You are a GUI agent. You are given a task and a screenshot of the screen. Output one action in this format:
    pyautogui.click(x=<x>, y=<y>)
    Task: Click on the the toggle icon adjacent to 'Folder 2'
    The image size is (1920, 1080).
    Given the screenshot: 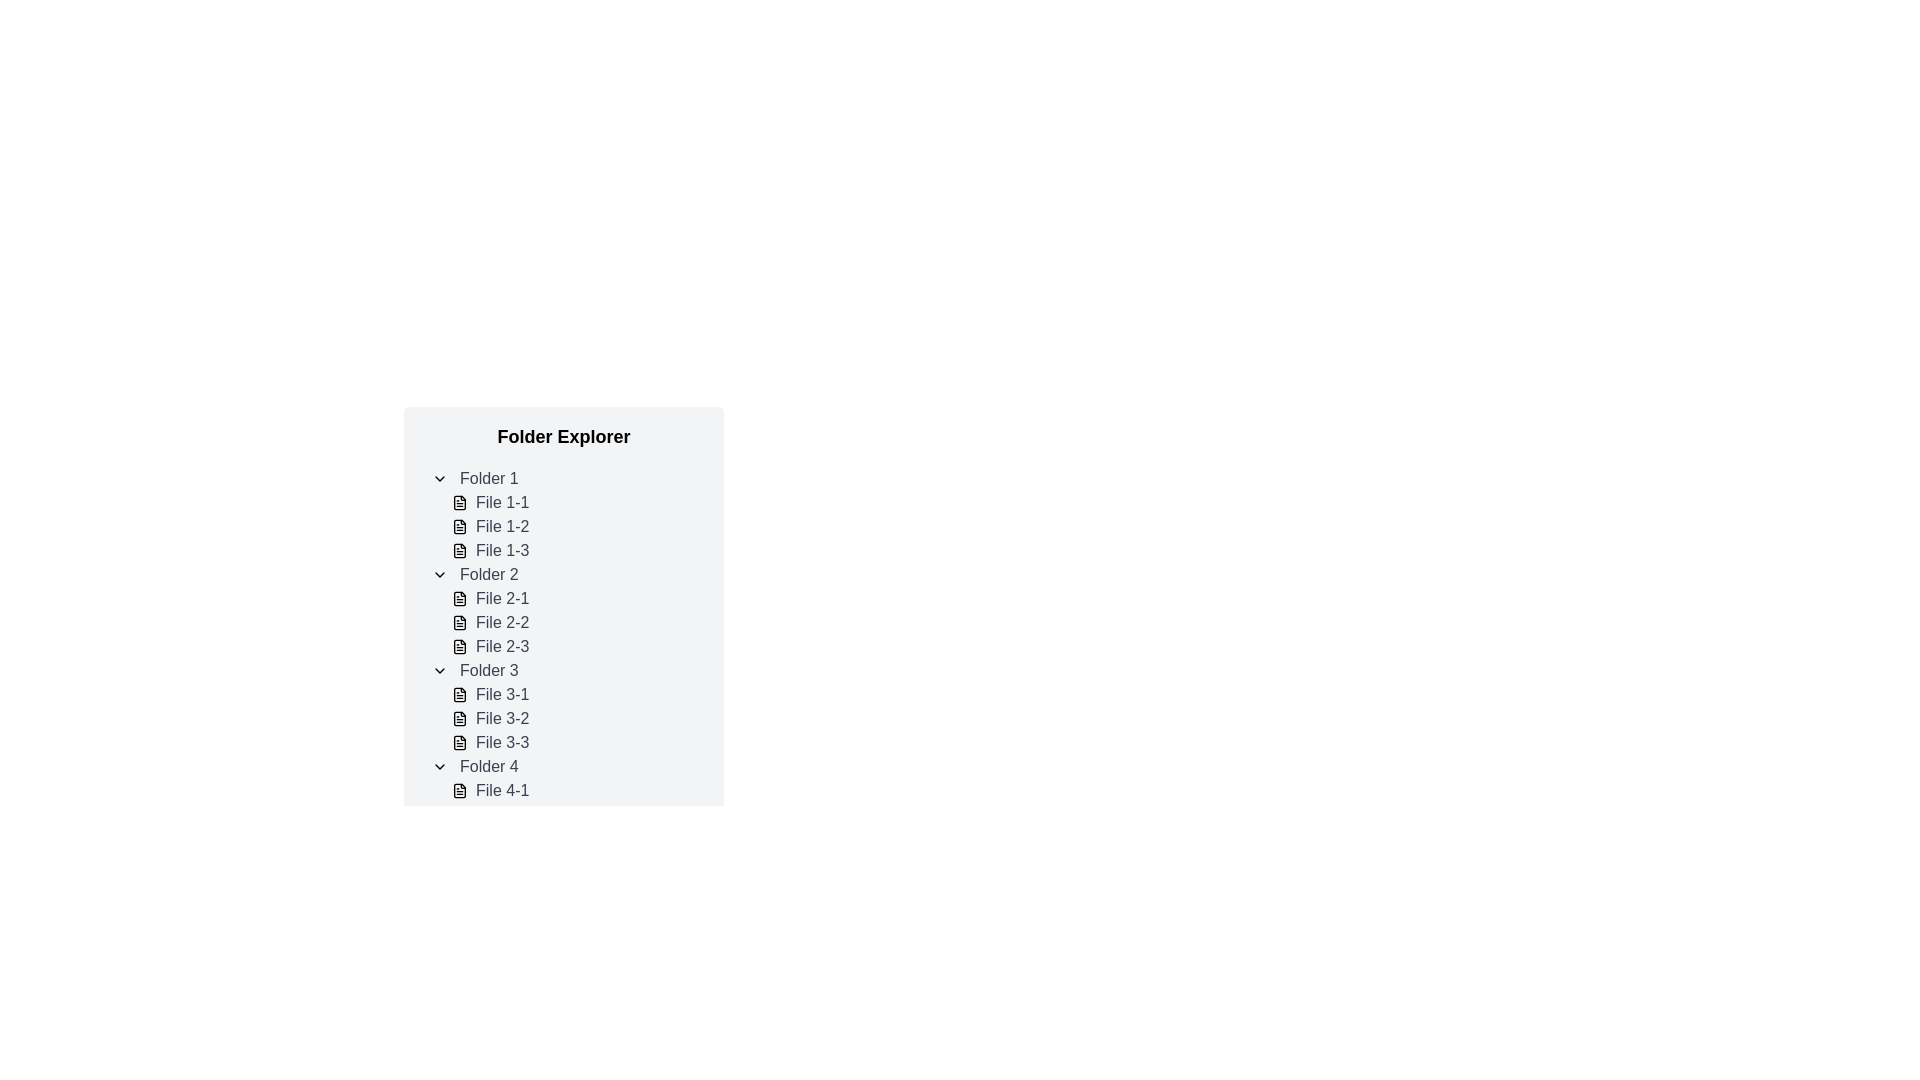 What is the action you would take?
    pyautogui.click(x=439, y=574)
    